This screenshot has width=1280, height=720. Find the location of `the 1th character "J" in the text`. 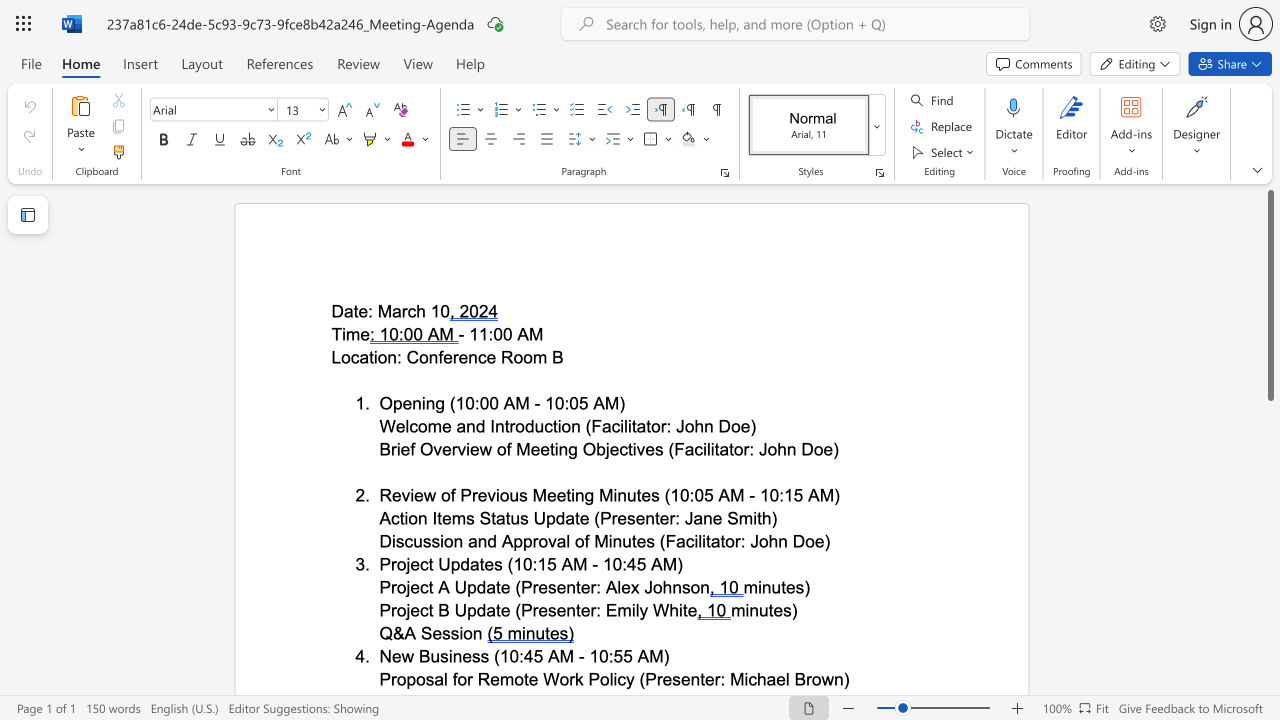

the 1th character "J" in the text is located at coordinates (753, 541).